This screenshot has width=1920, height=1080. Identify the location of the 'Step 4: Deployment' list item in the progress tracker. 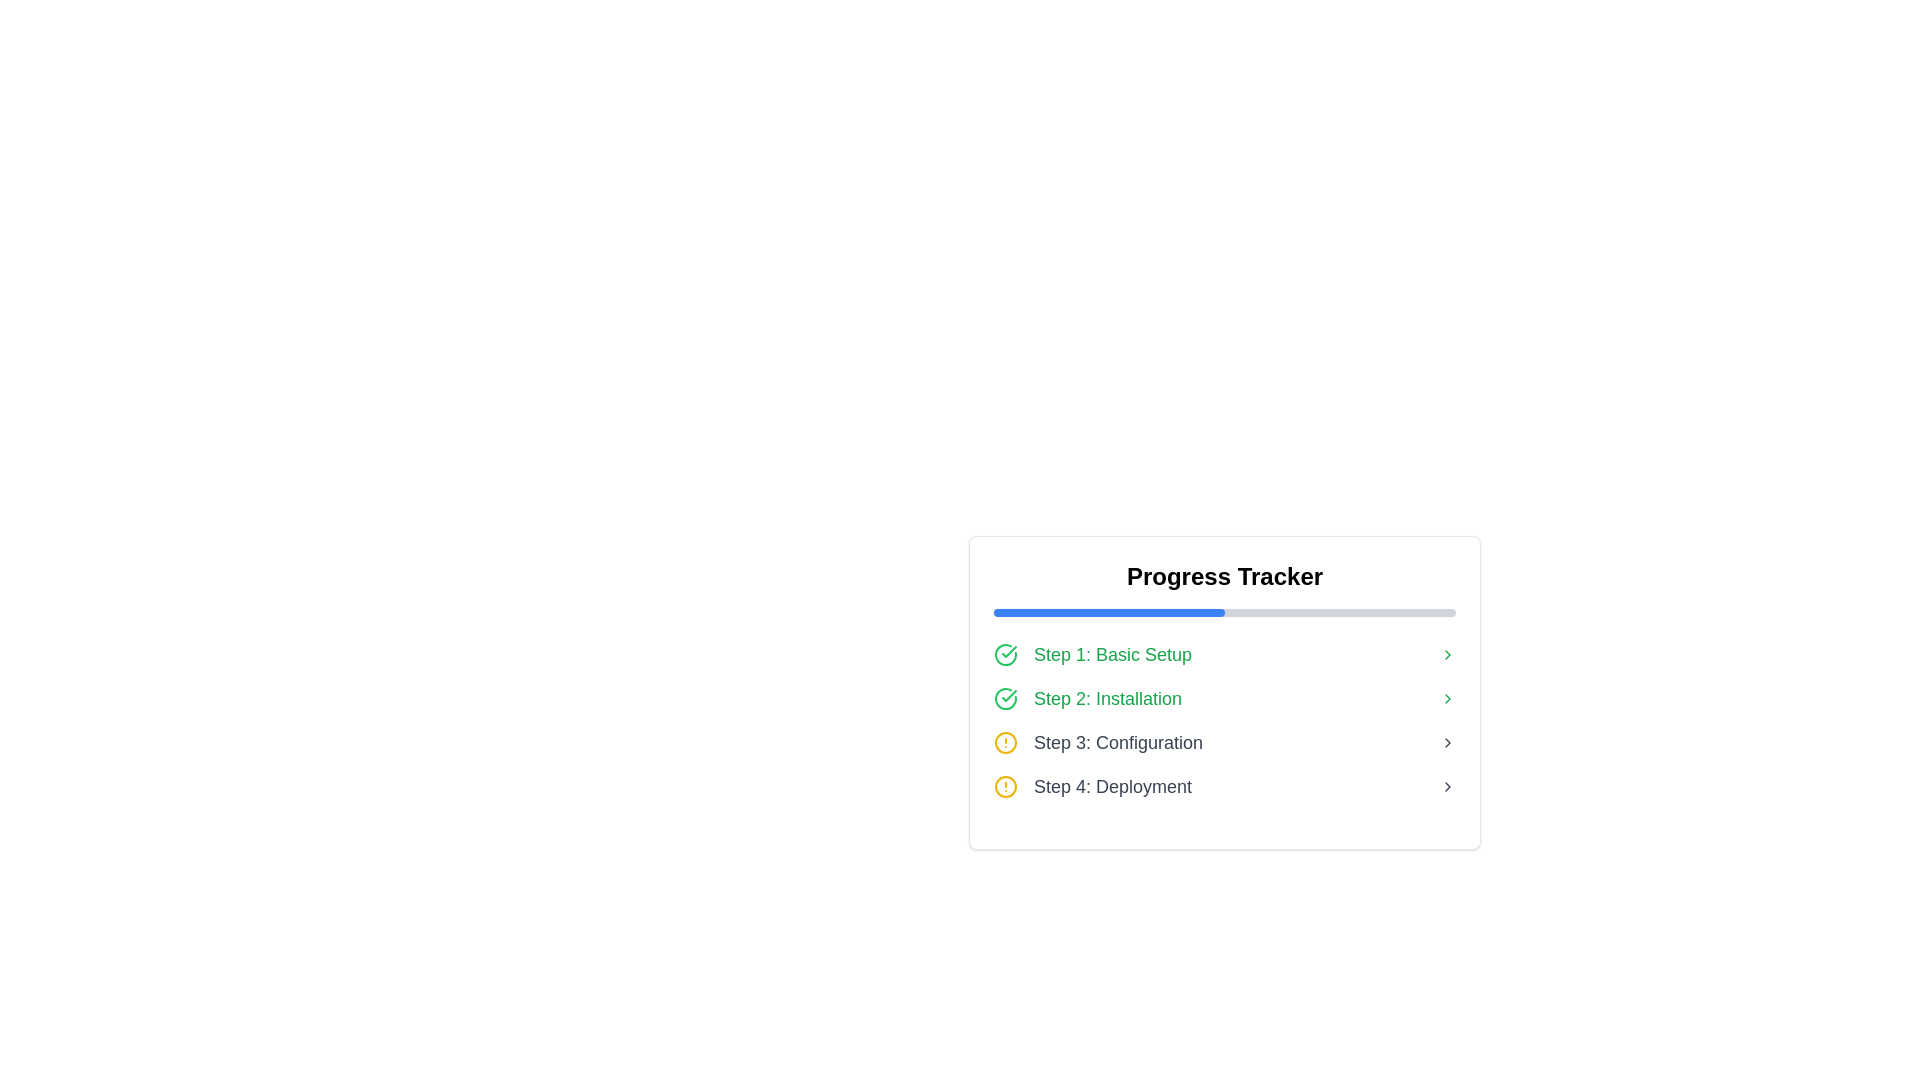
(1223, 785).